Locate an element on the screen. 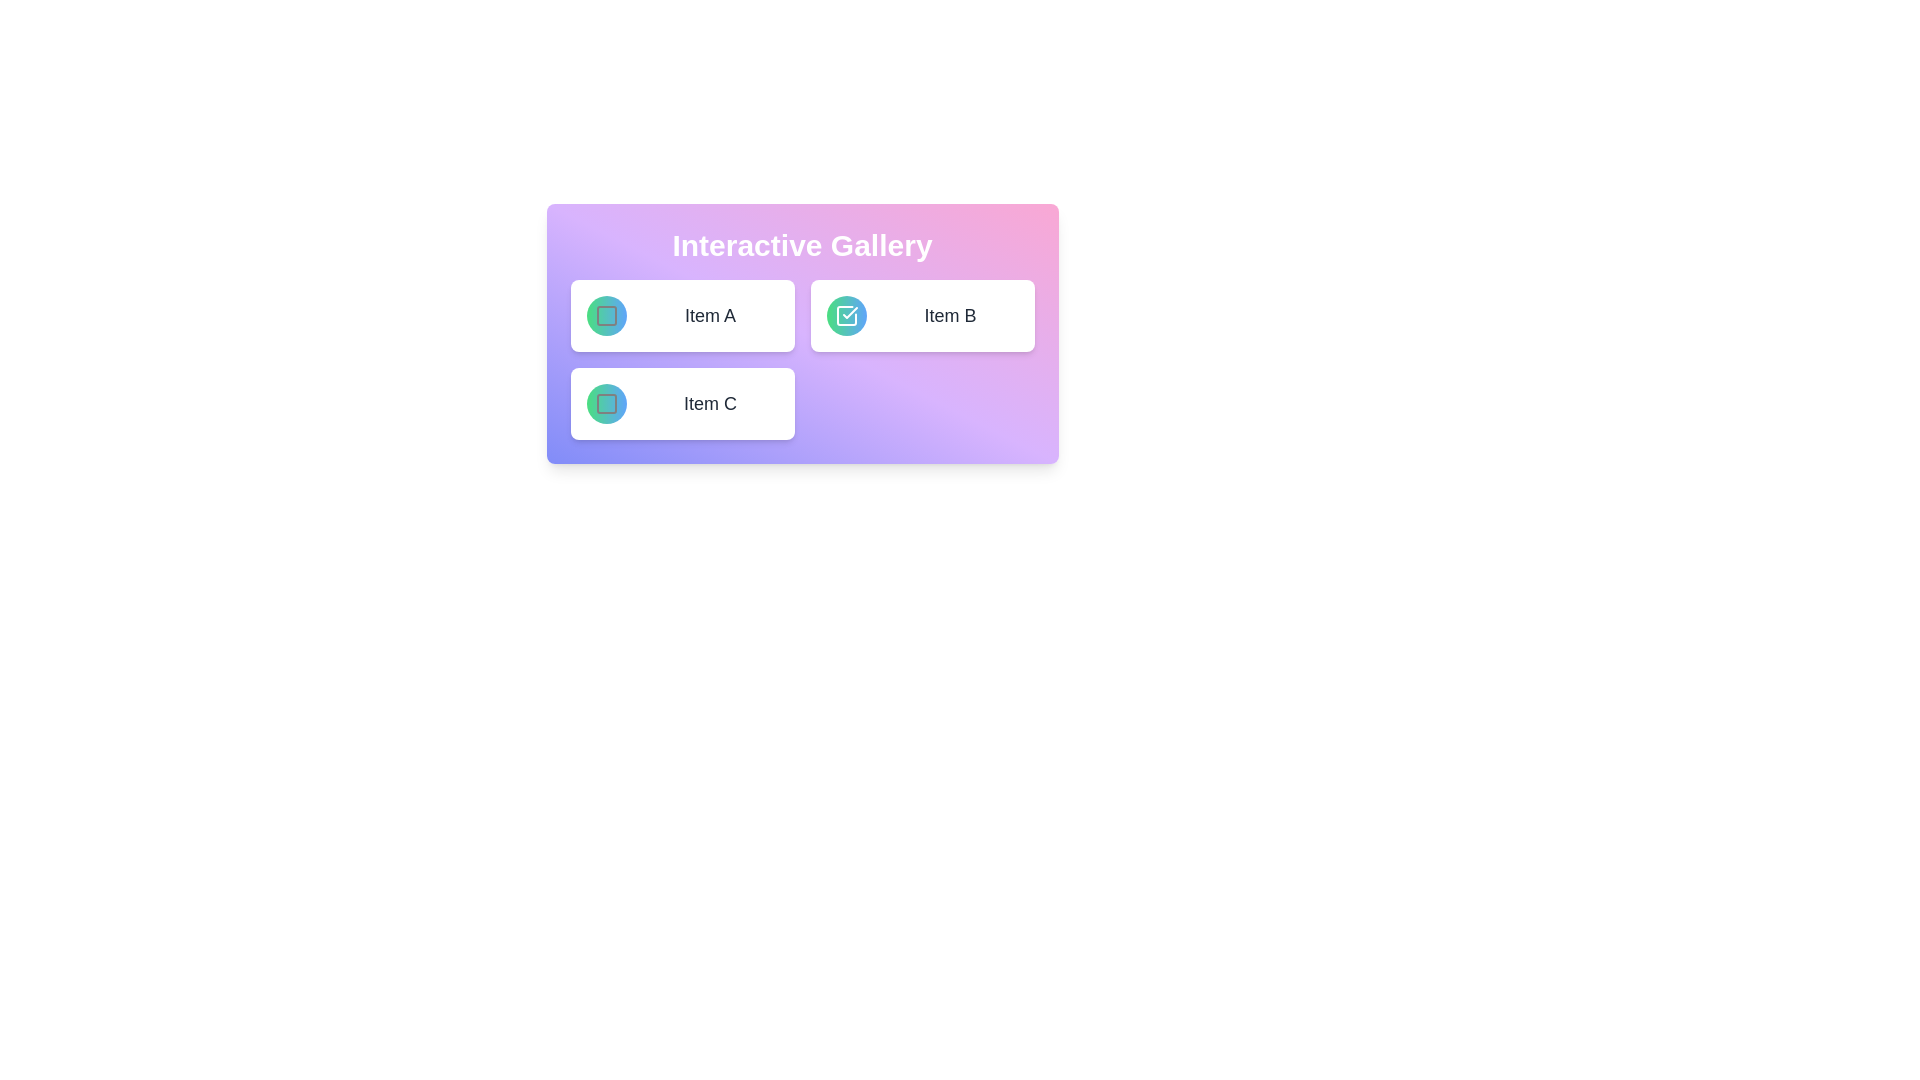 This screenshot has height=1080, width=1920. the circular button with a gradient background transitioning from green to blue, featuring a checkmark overlaying a square, located within the 'Item B' card next to the label 'Item B' is located at coordinates (846, 315).